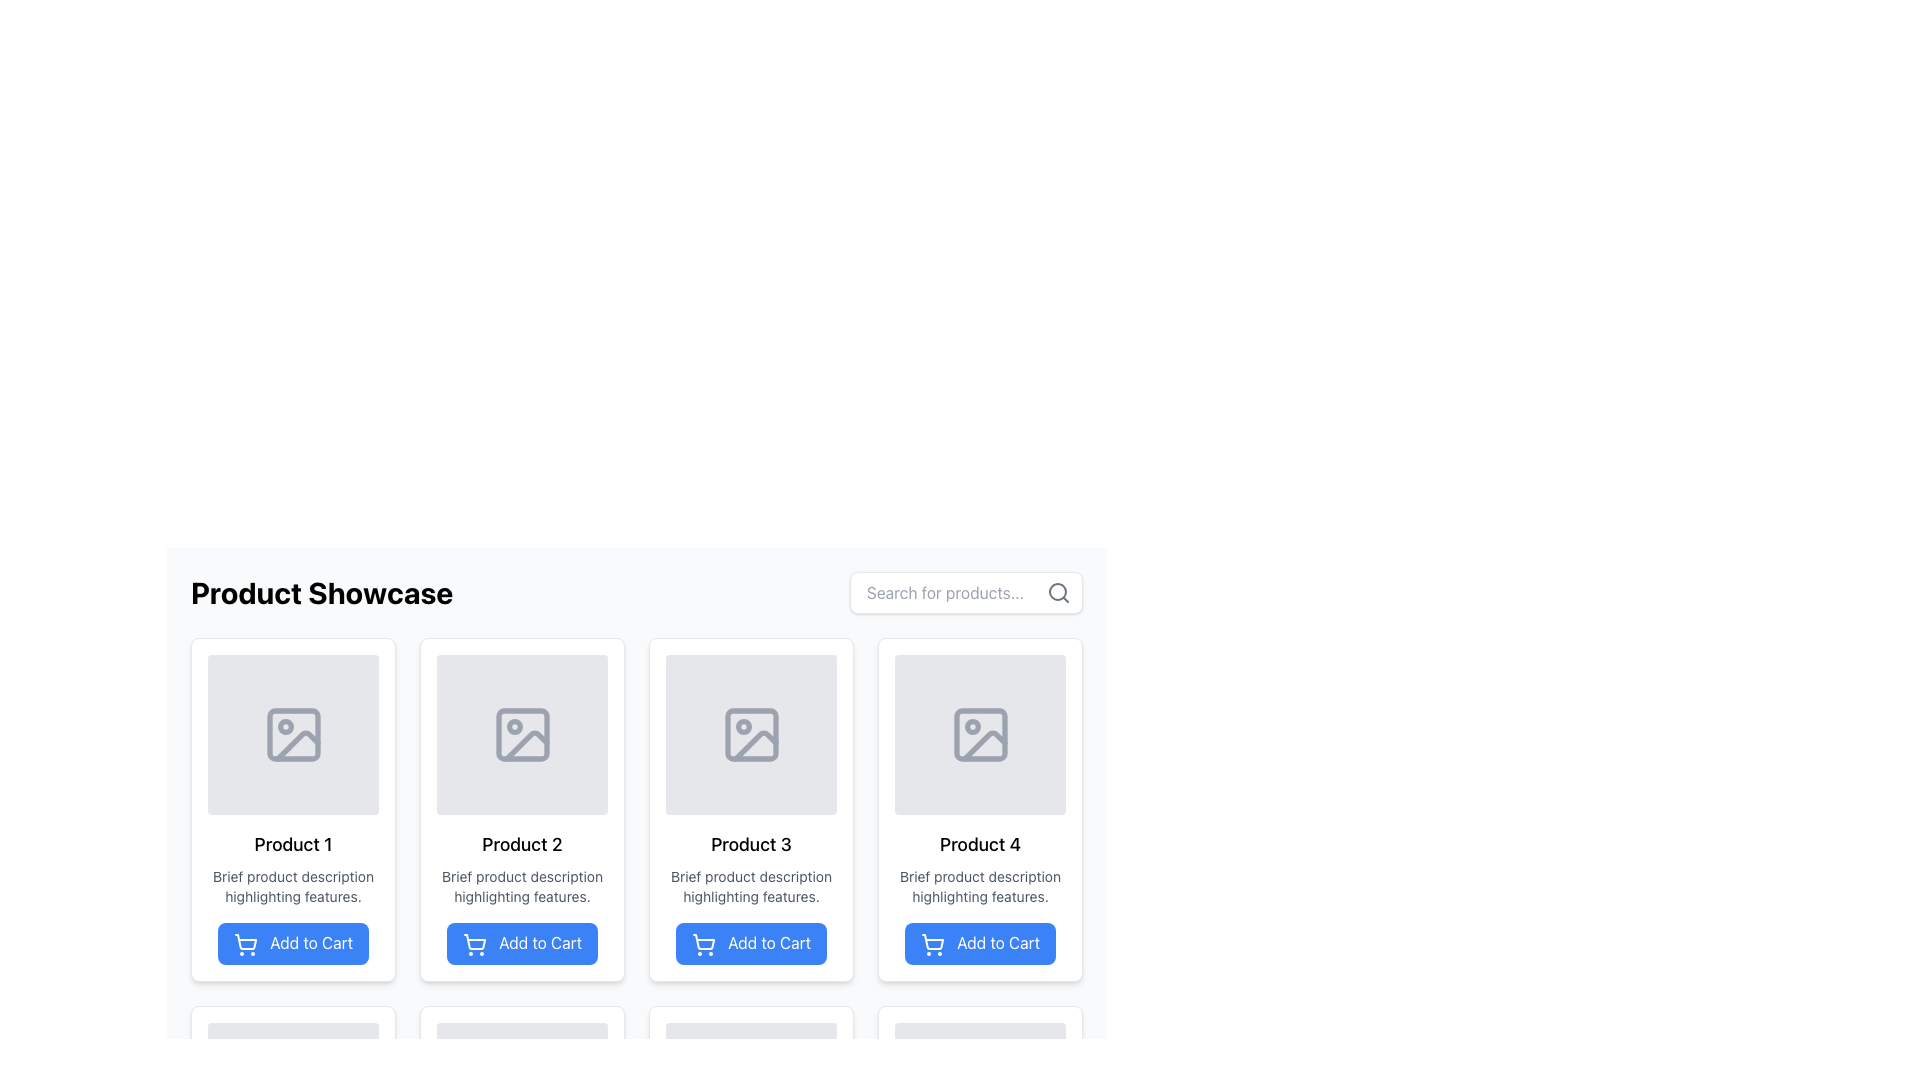 The width and height of the screenshot is (1920, 1080). Describe the element at coordinates (522, 735) in the screenshot. I see `the image placeholder icon for 'Product 2' to interact with it` at that location.